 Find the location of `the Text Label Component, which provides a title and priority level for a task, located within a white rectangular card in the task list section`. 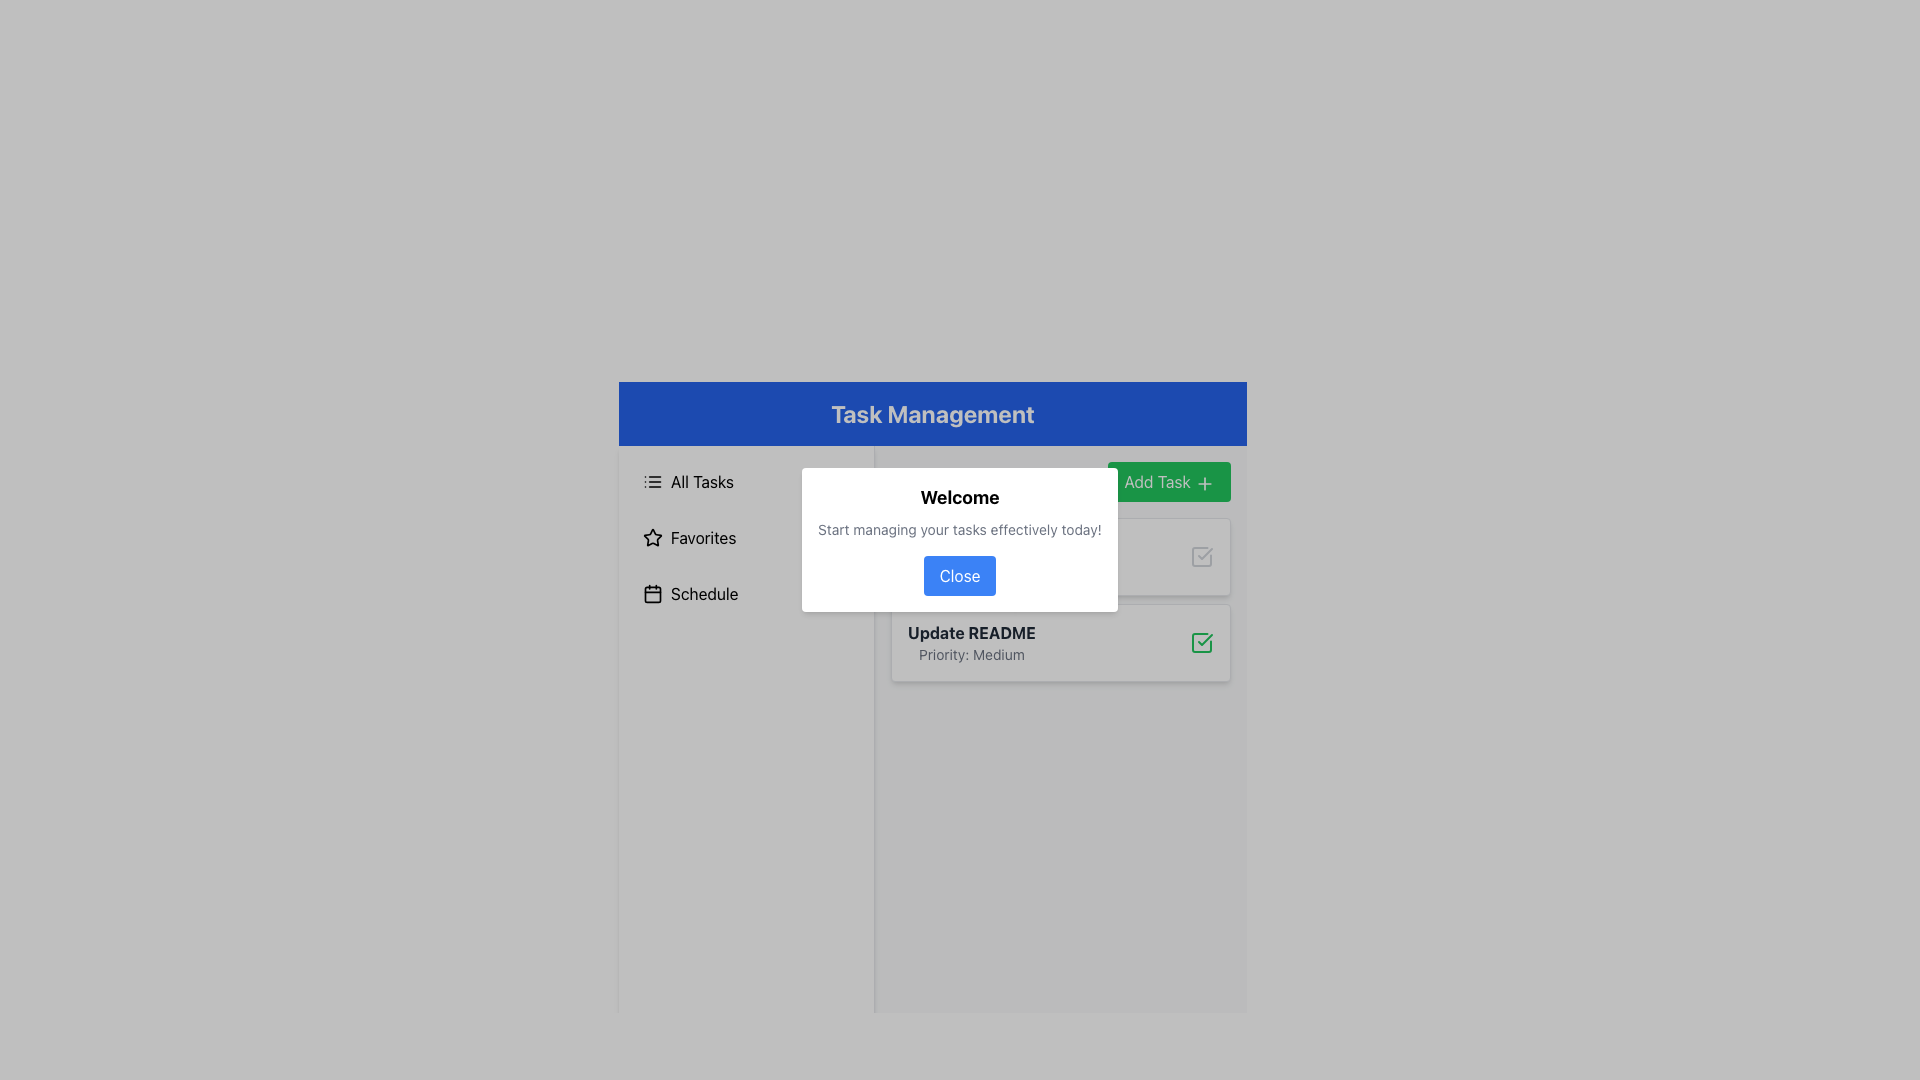

the Text Label Component, which provides a title and priority level for a task, located within a white rectangular card in the task list section is located at coordinates (971, 643).